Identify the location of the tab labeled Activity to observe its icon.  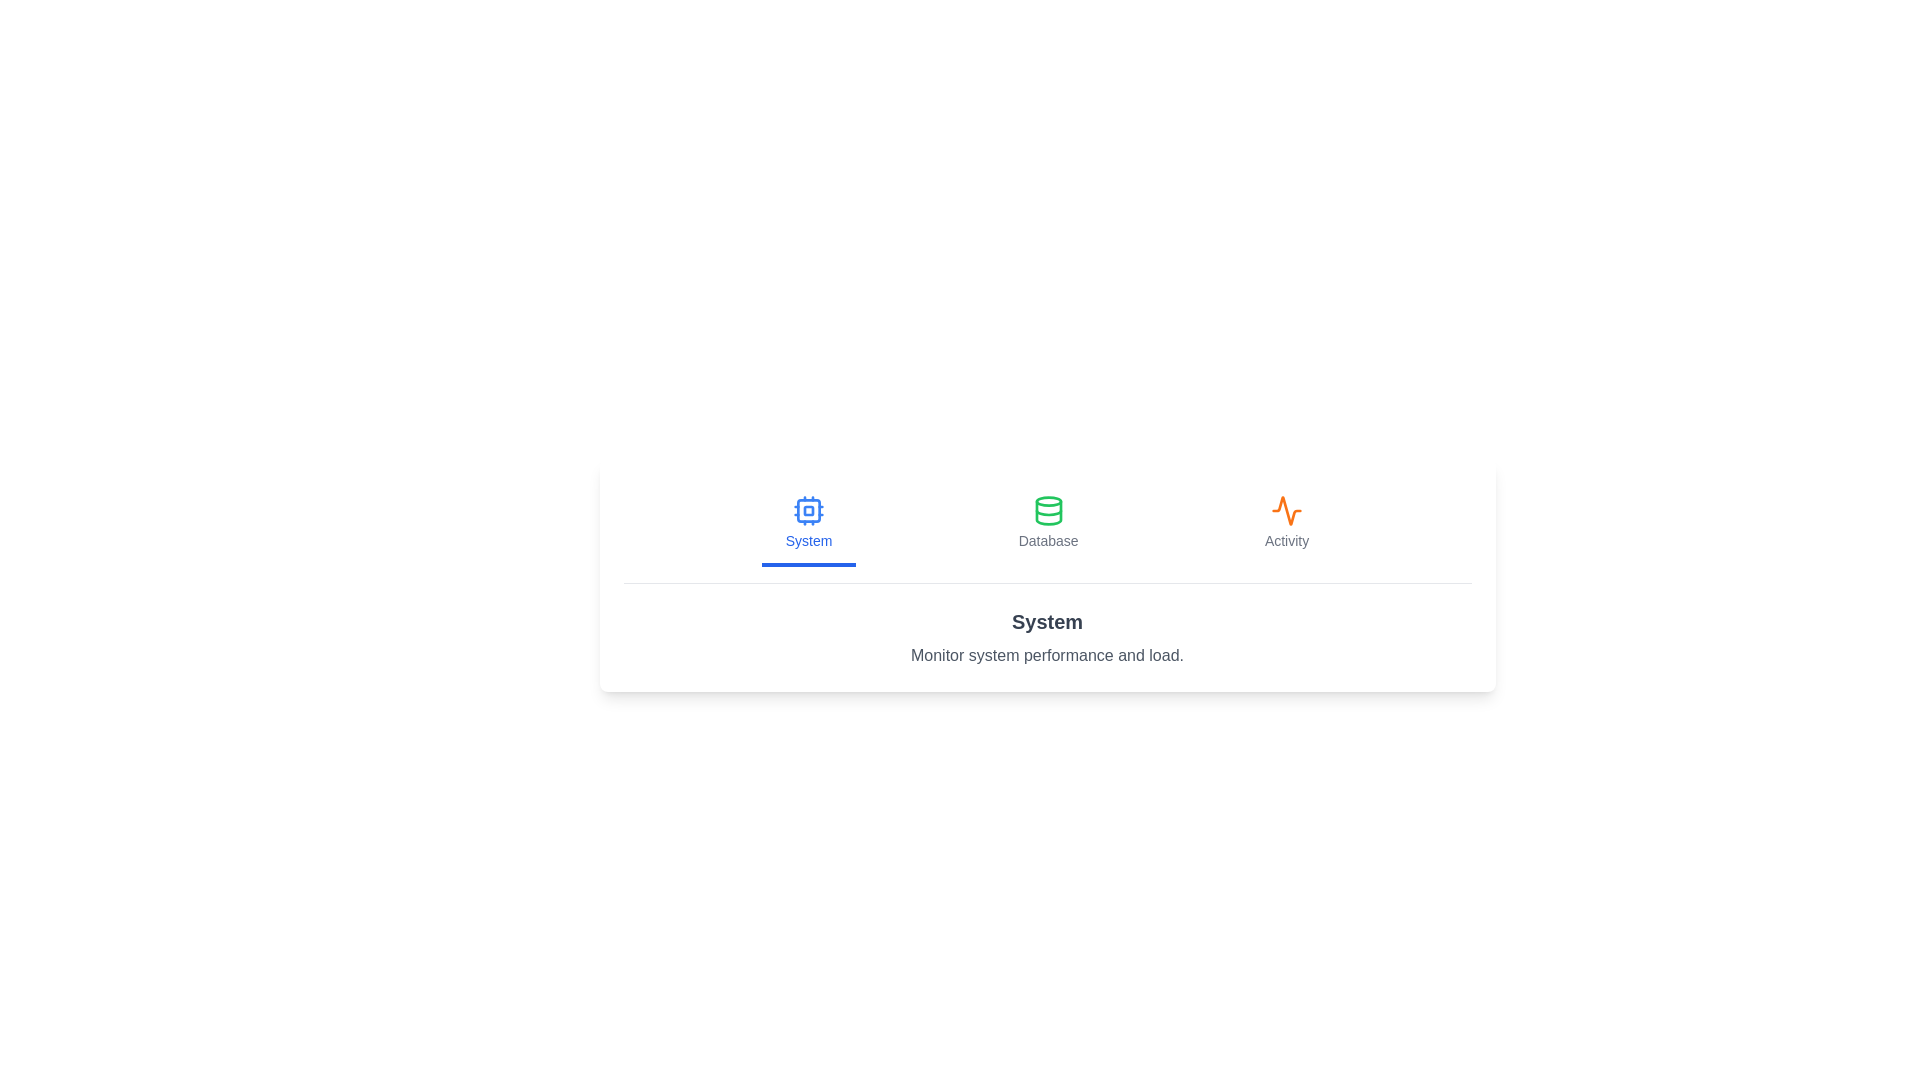
(1286, 523).